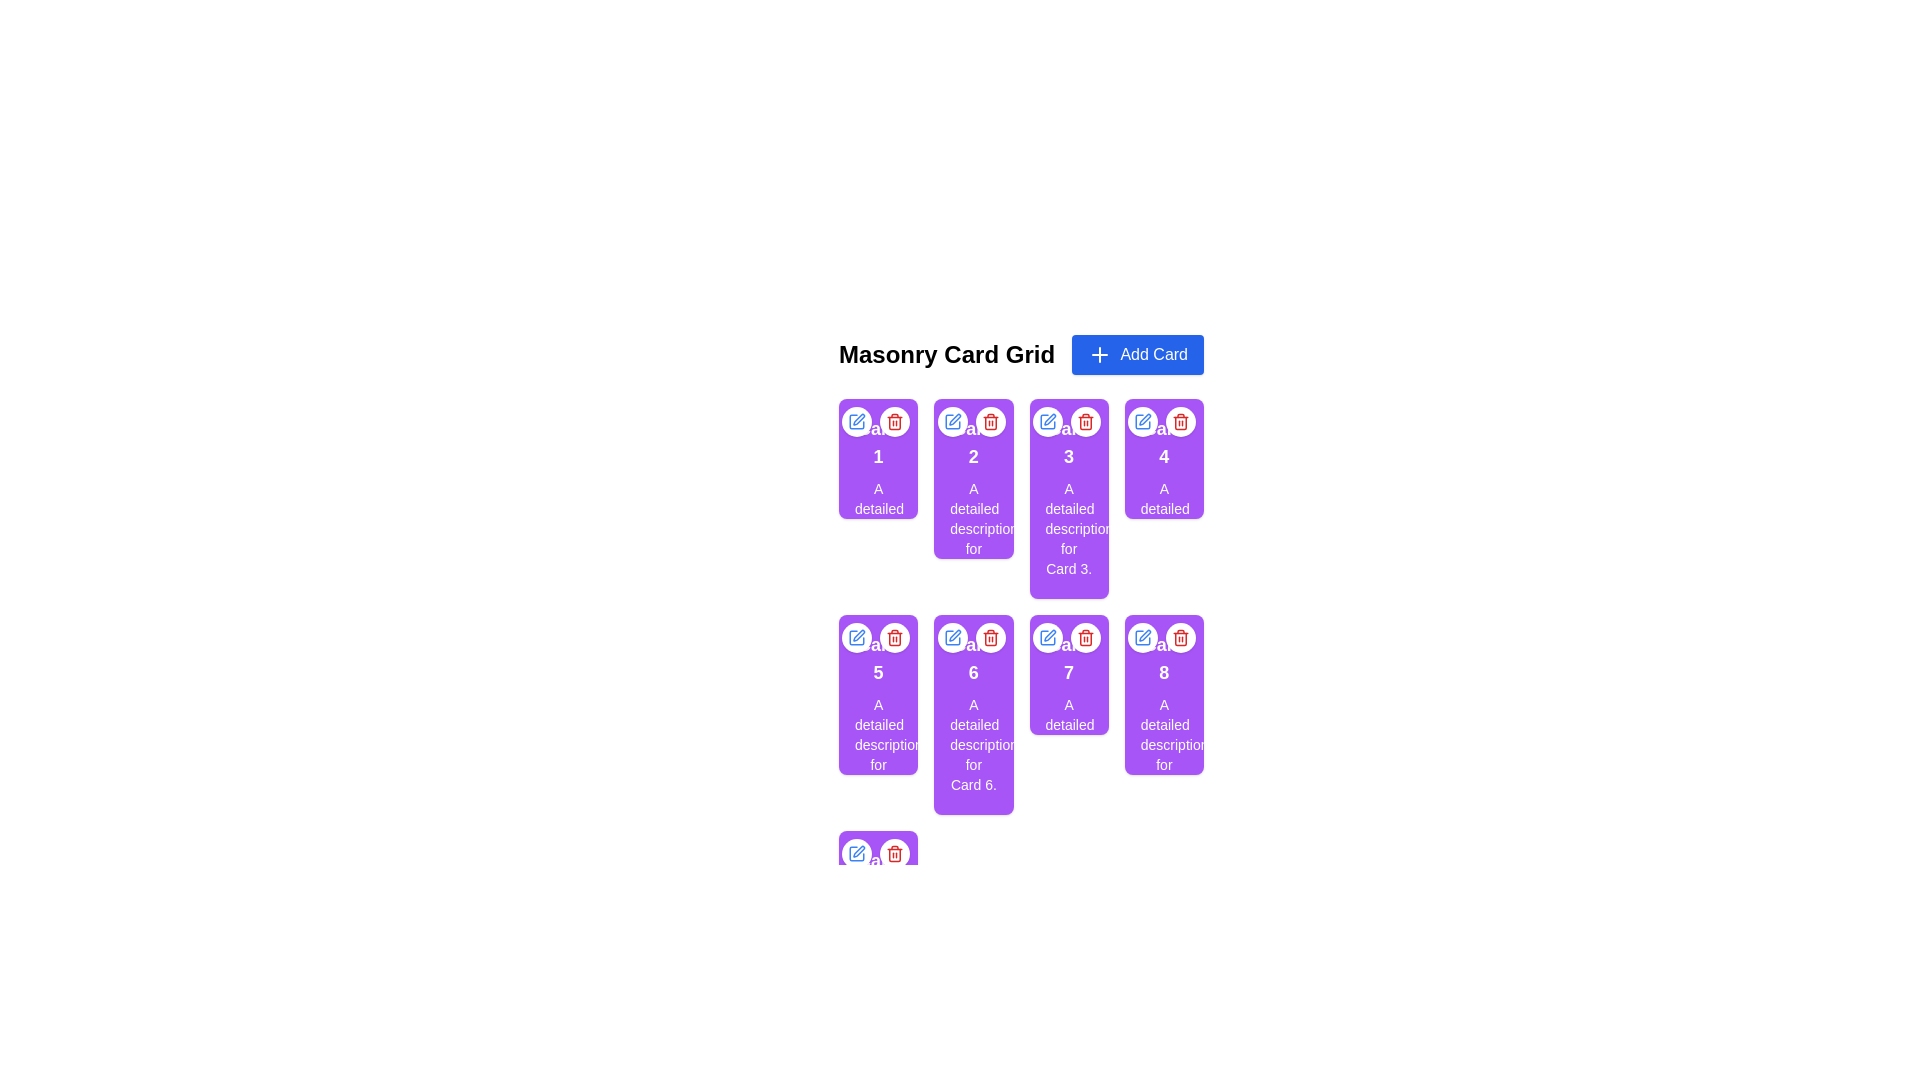 The image size is (1920, 1080). I want to click on the circular delete button with a red trash-can icon, located at the top-right of the card, to observe its red hover effect, so click(894, 420).